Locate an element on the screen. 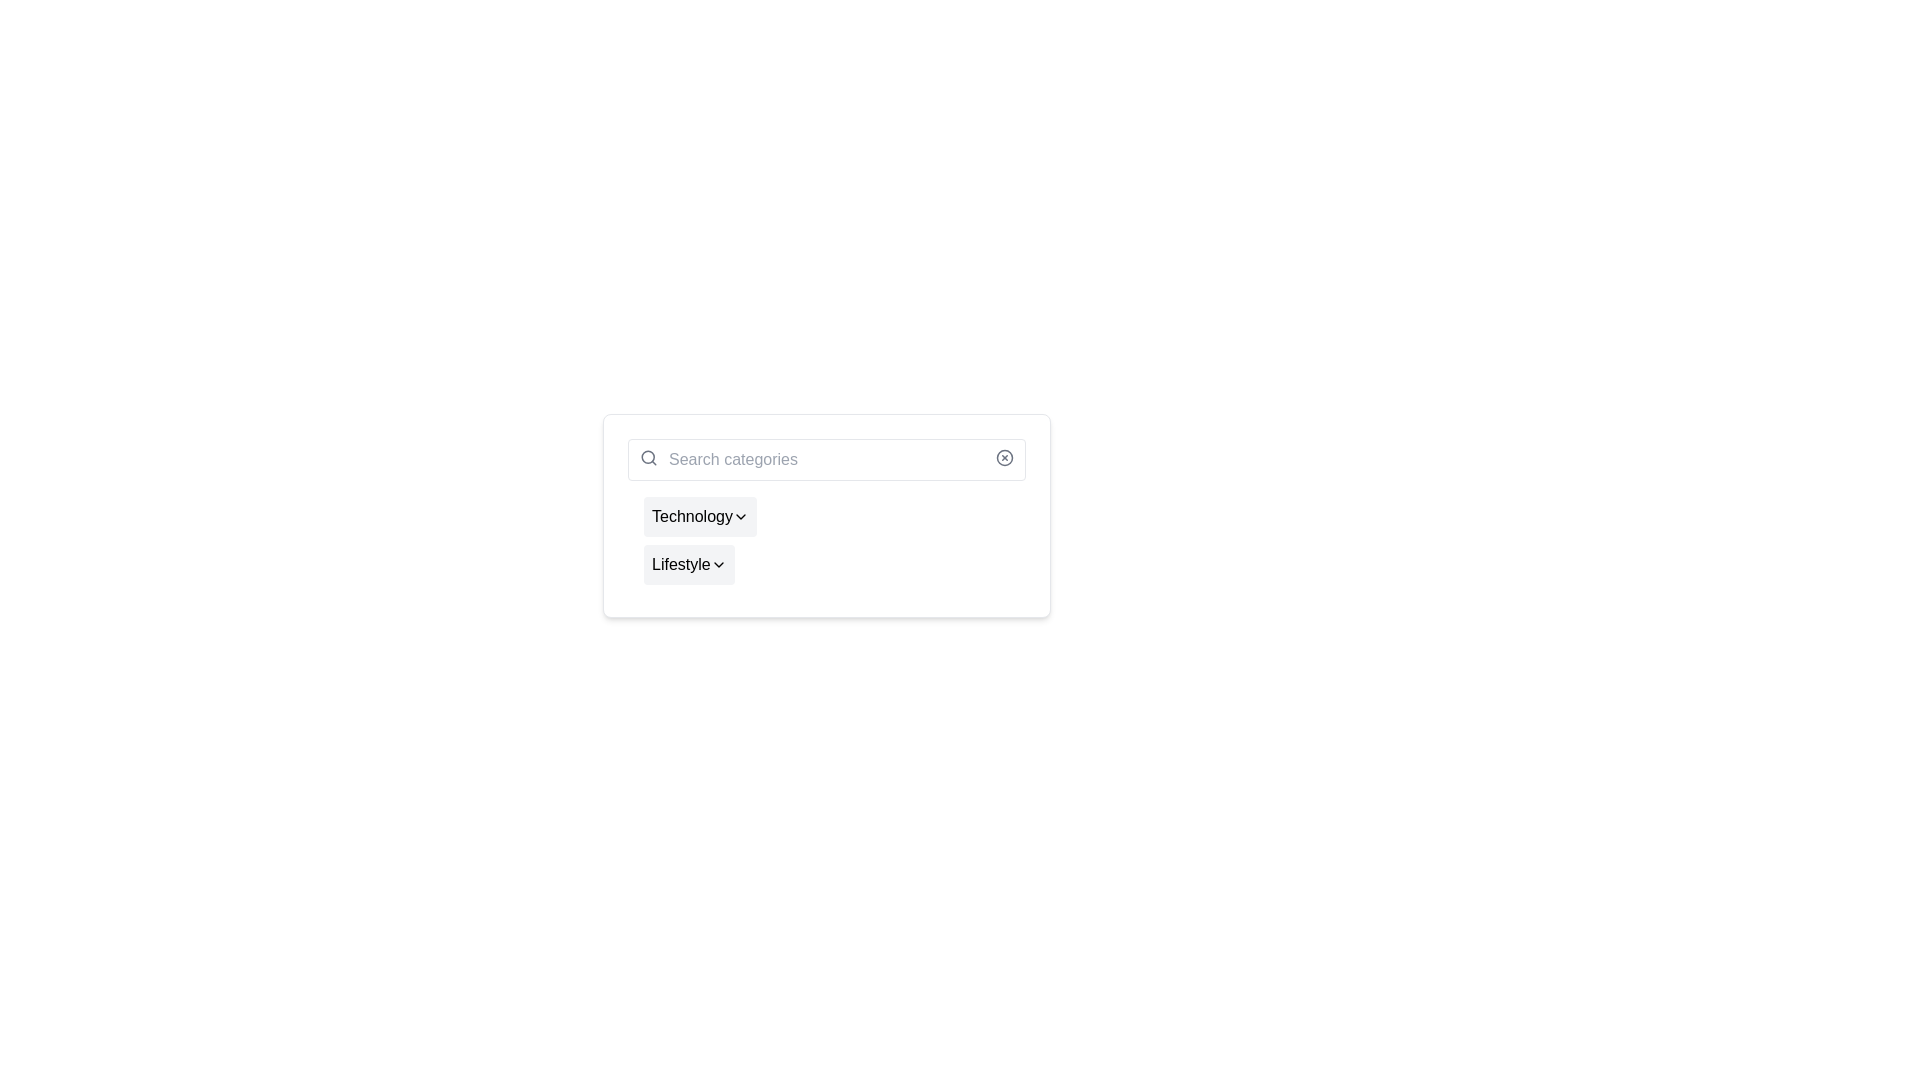 This screenshot has width=1920, height=1080. the 'Lifestyle' dropdown trigger button, which features a light gray background and a downward-facing arrow icon is located at coordinates (689, 564).